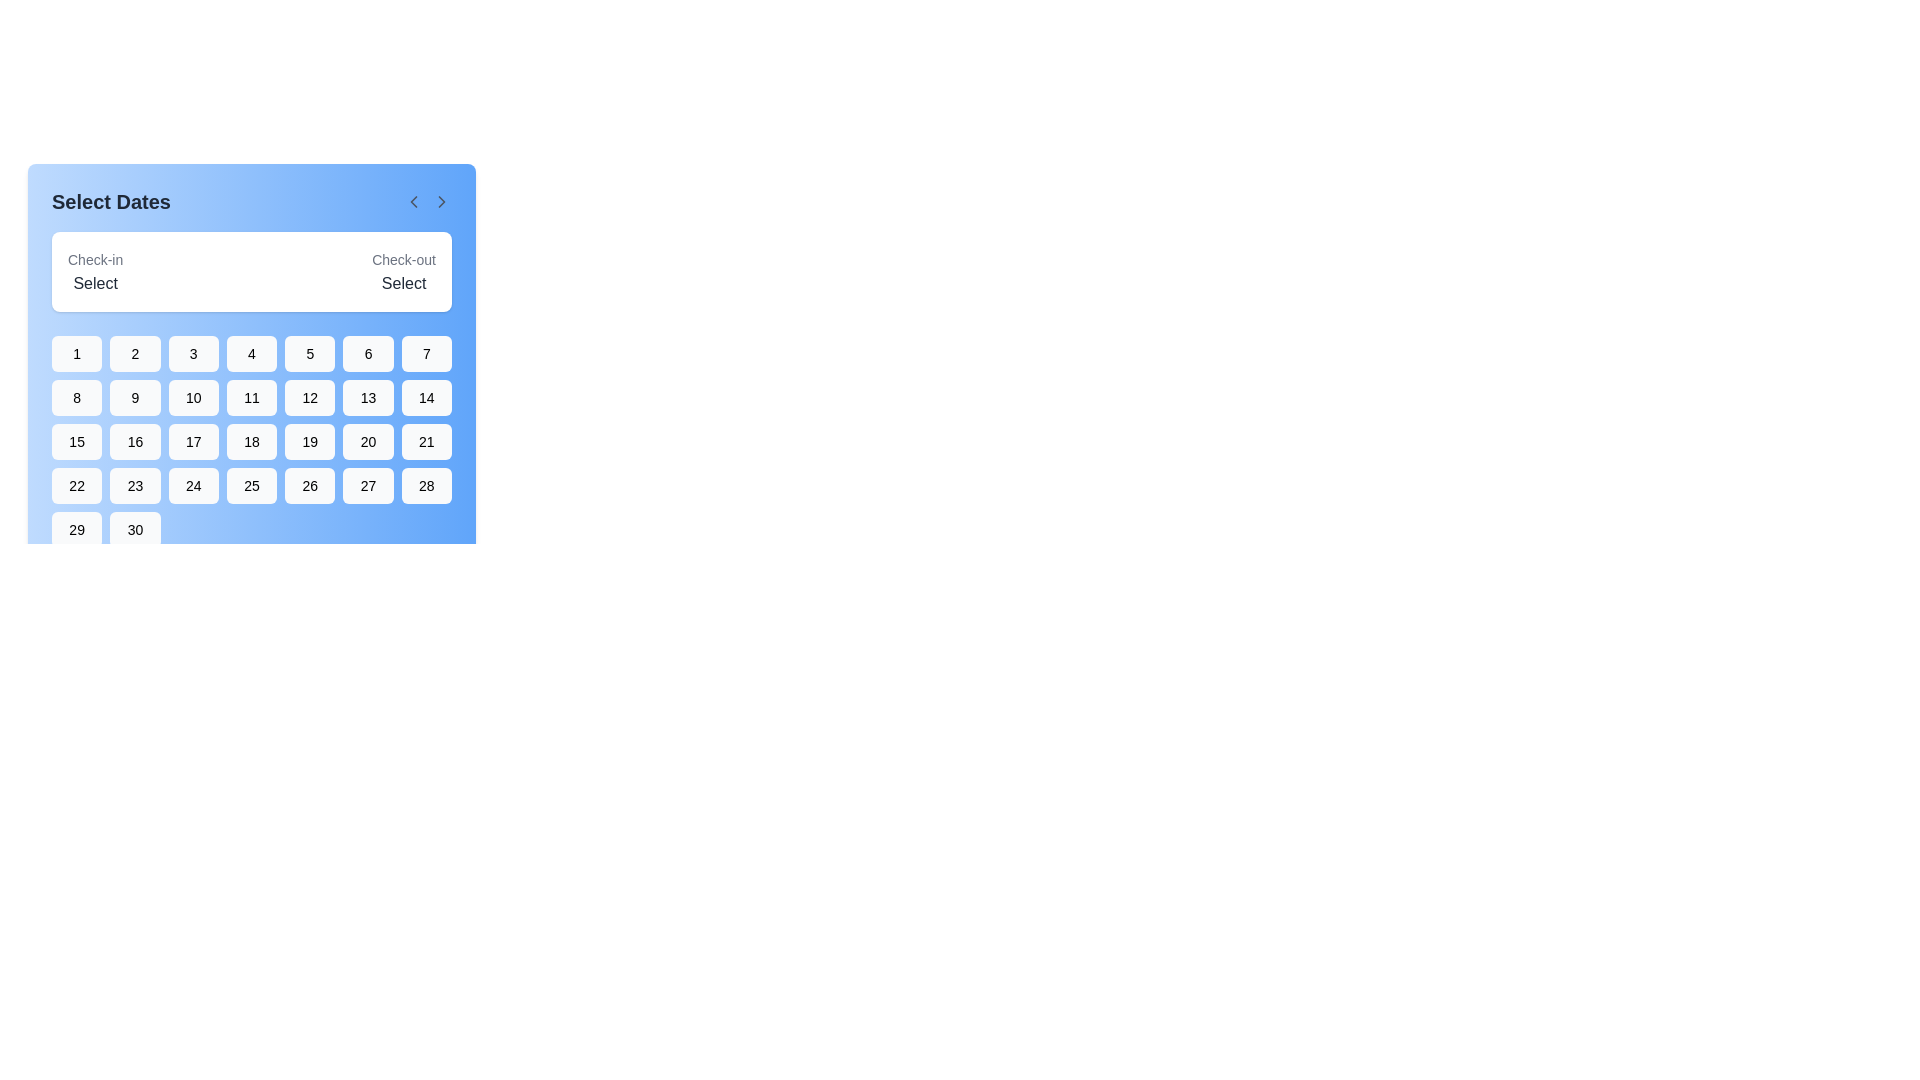 The width and height of the screenshot is (1920, 1080). What do you see at coordinates (309, 486) in the screenshot?
I see `the button displaying the numeric text '26' in the calendar grid to observe hover effects` at bounding box center [309, 486].